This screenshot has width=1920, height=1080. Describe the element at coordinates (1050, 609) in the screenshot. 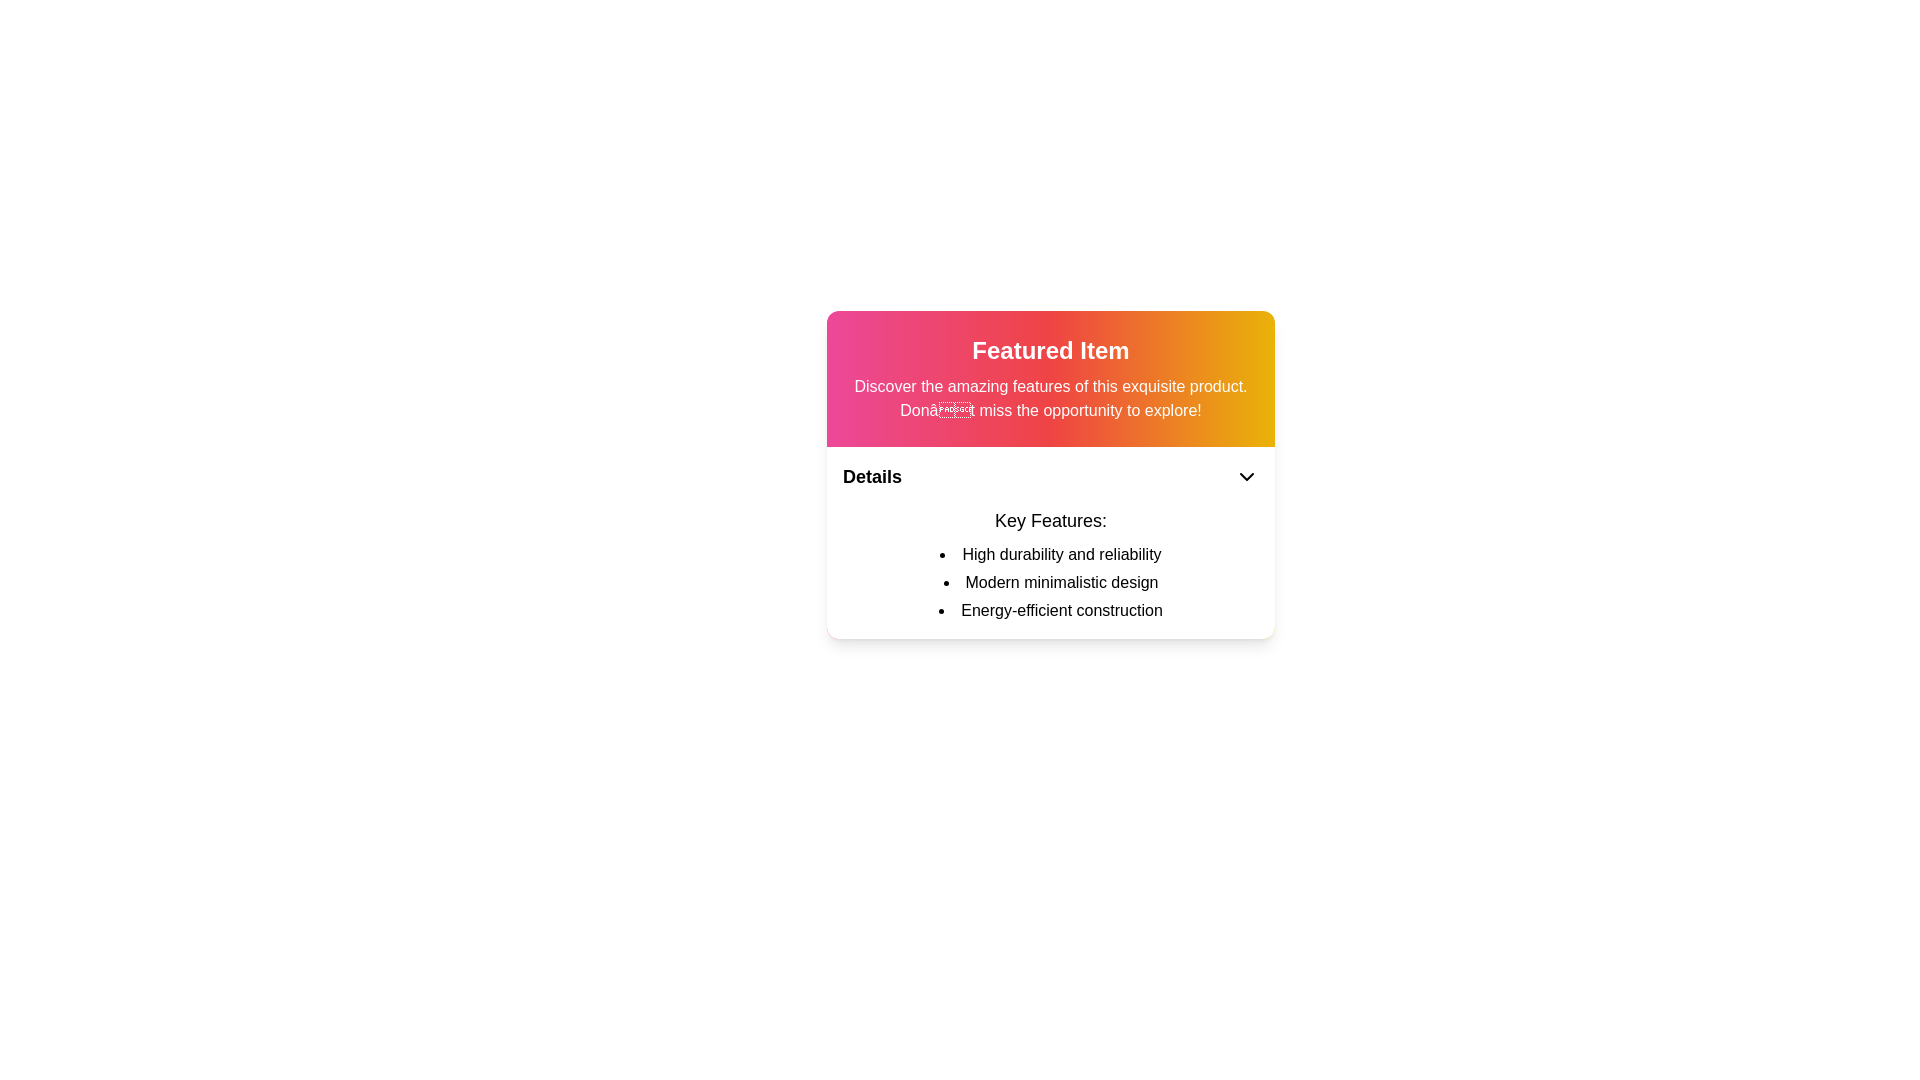

I see `the third text label in the list under 'Key Features' that describes 'Energy-efficient construction'` at that location.